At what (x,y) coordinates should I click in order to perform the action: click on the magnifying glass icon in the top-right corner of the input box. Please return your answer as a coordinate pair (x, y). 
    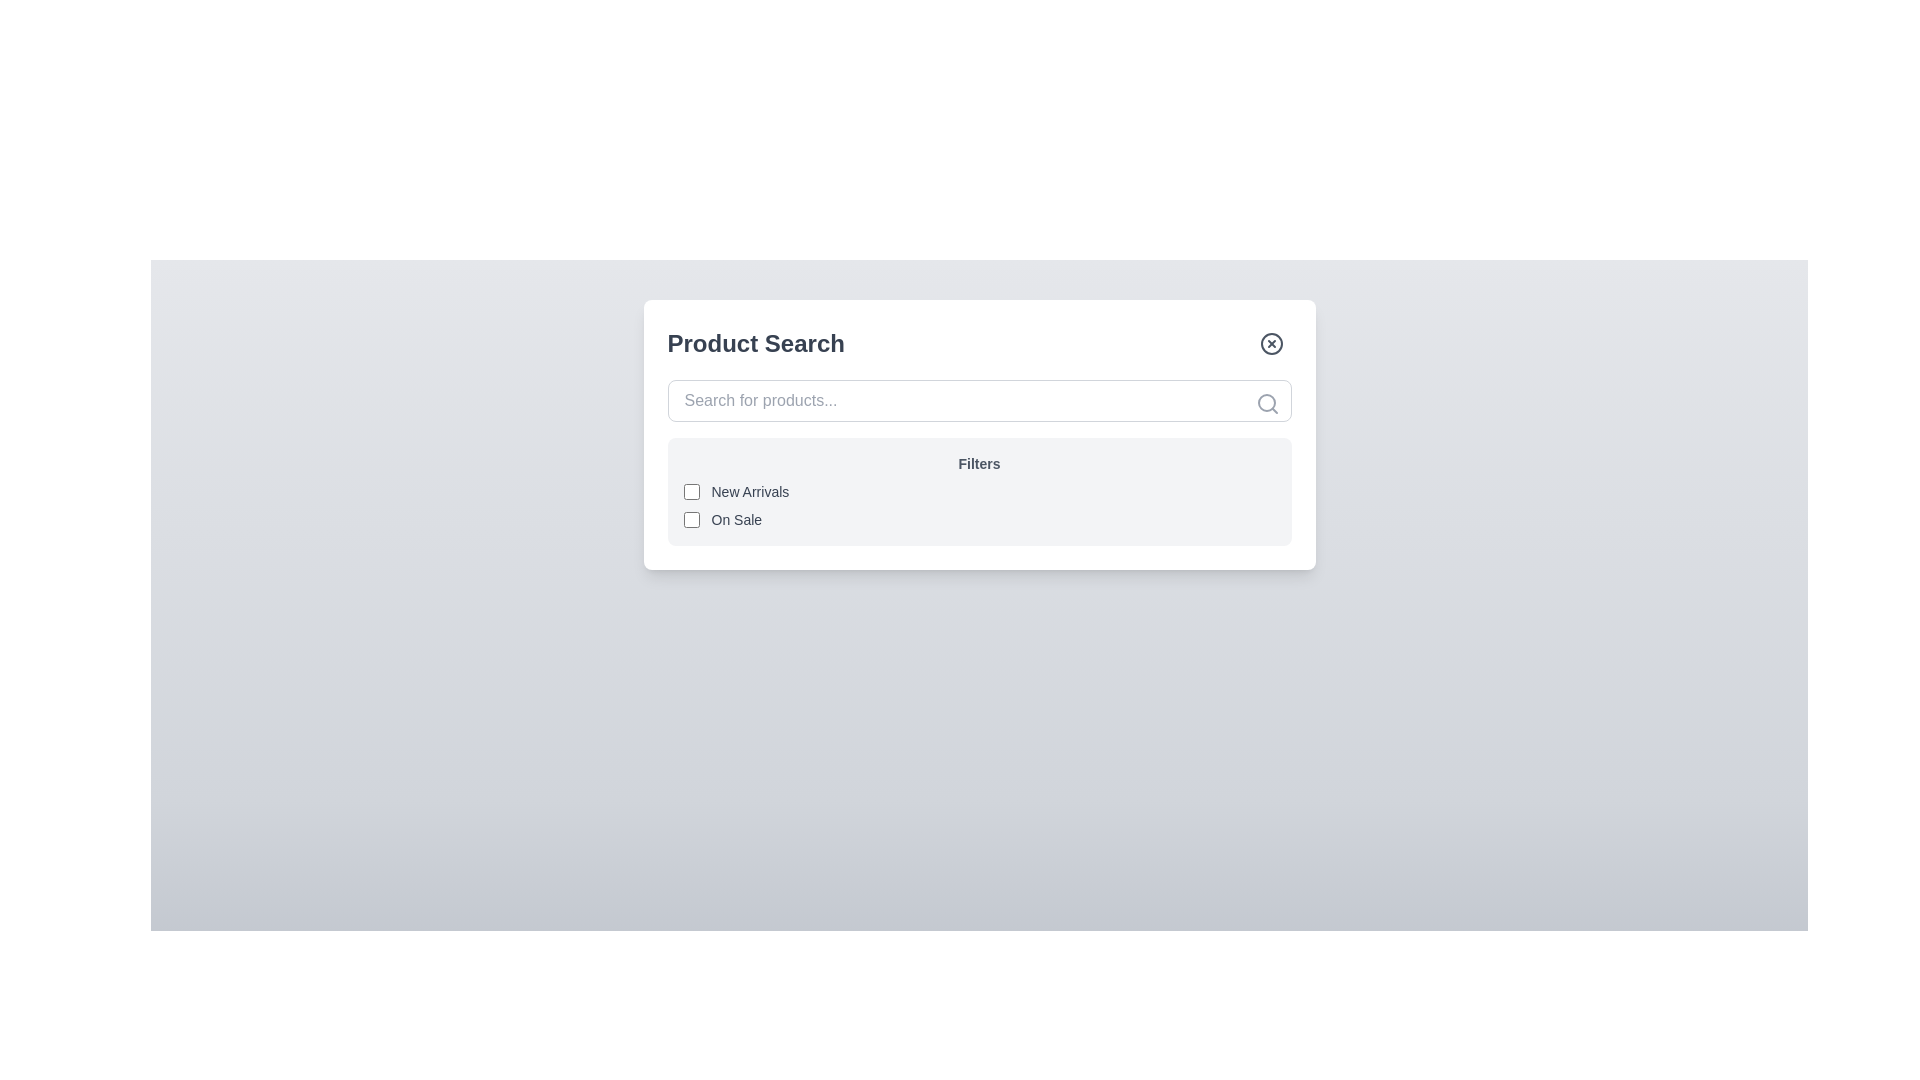
    Looking at the image, I should click on (1266, 404).